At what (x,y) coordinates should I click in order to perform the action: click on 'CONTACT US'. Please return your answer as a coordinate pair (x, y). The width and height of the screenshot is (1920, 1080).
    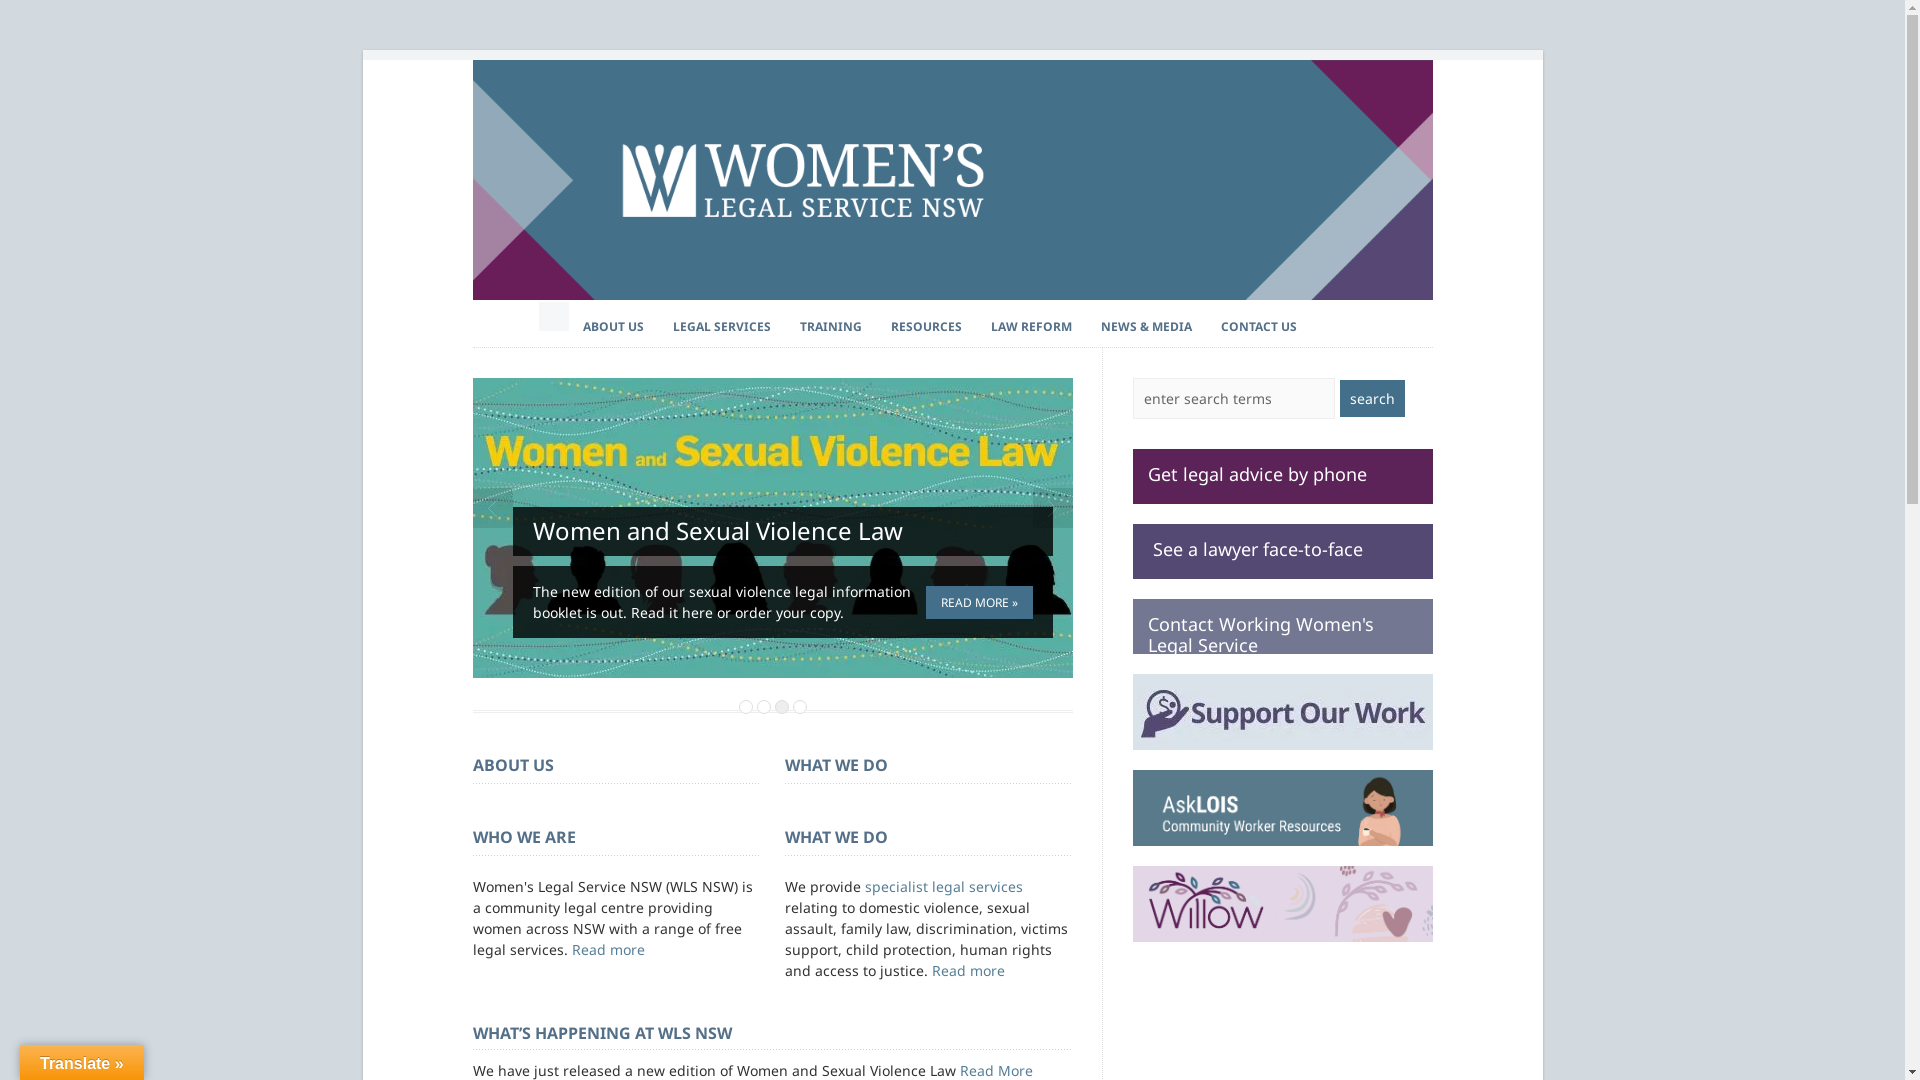
    Looking at the image, I should click on (1204, 326).